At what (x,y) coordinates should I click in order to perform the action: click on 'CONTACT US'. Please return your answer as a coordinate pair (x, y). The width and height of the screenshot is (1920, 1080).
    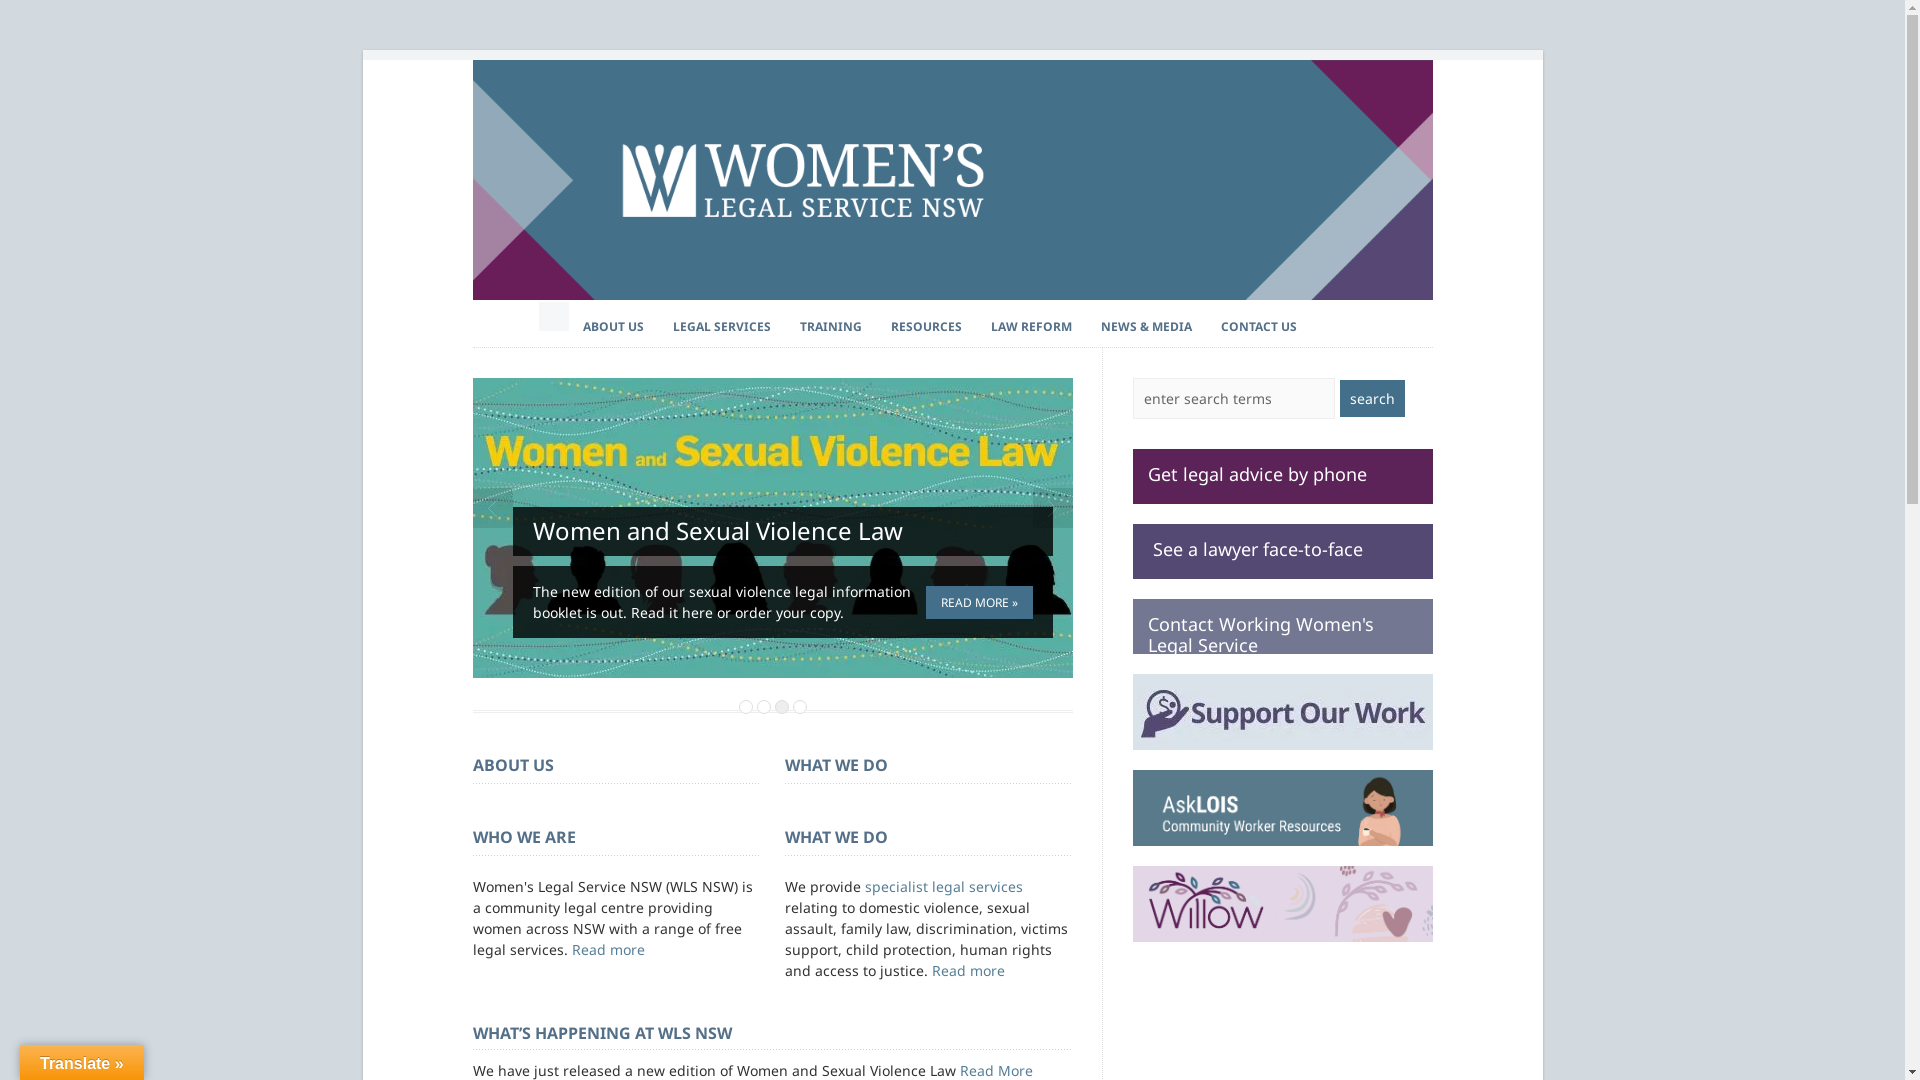
    Looking at the image, I should click on (1204, 326).